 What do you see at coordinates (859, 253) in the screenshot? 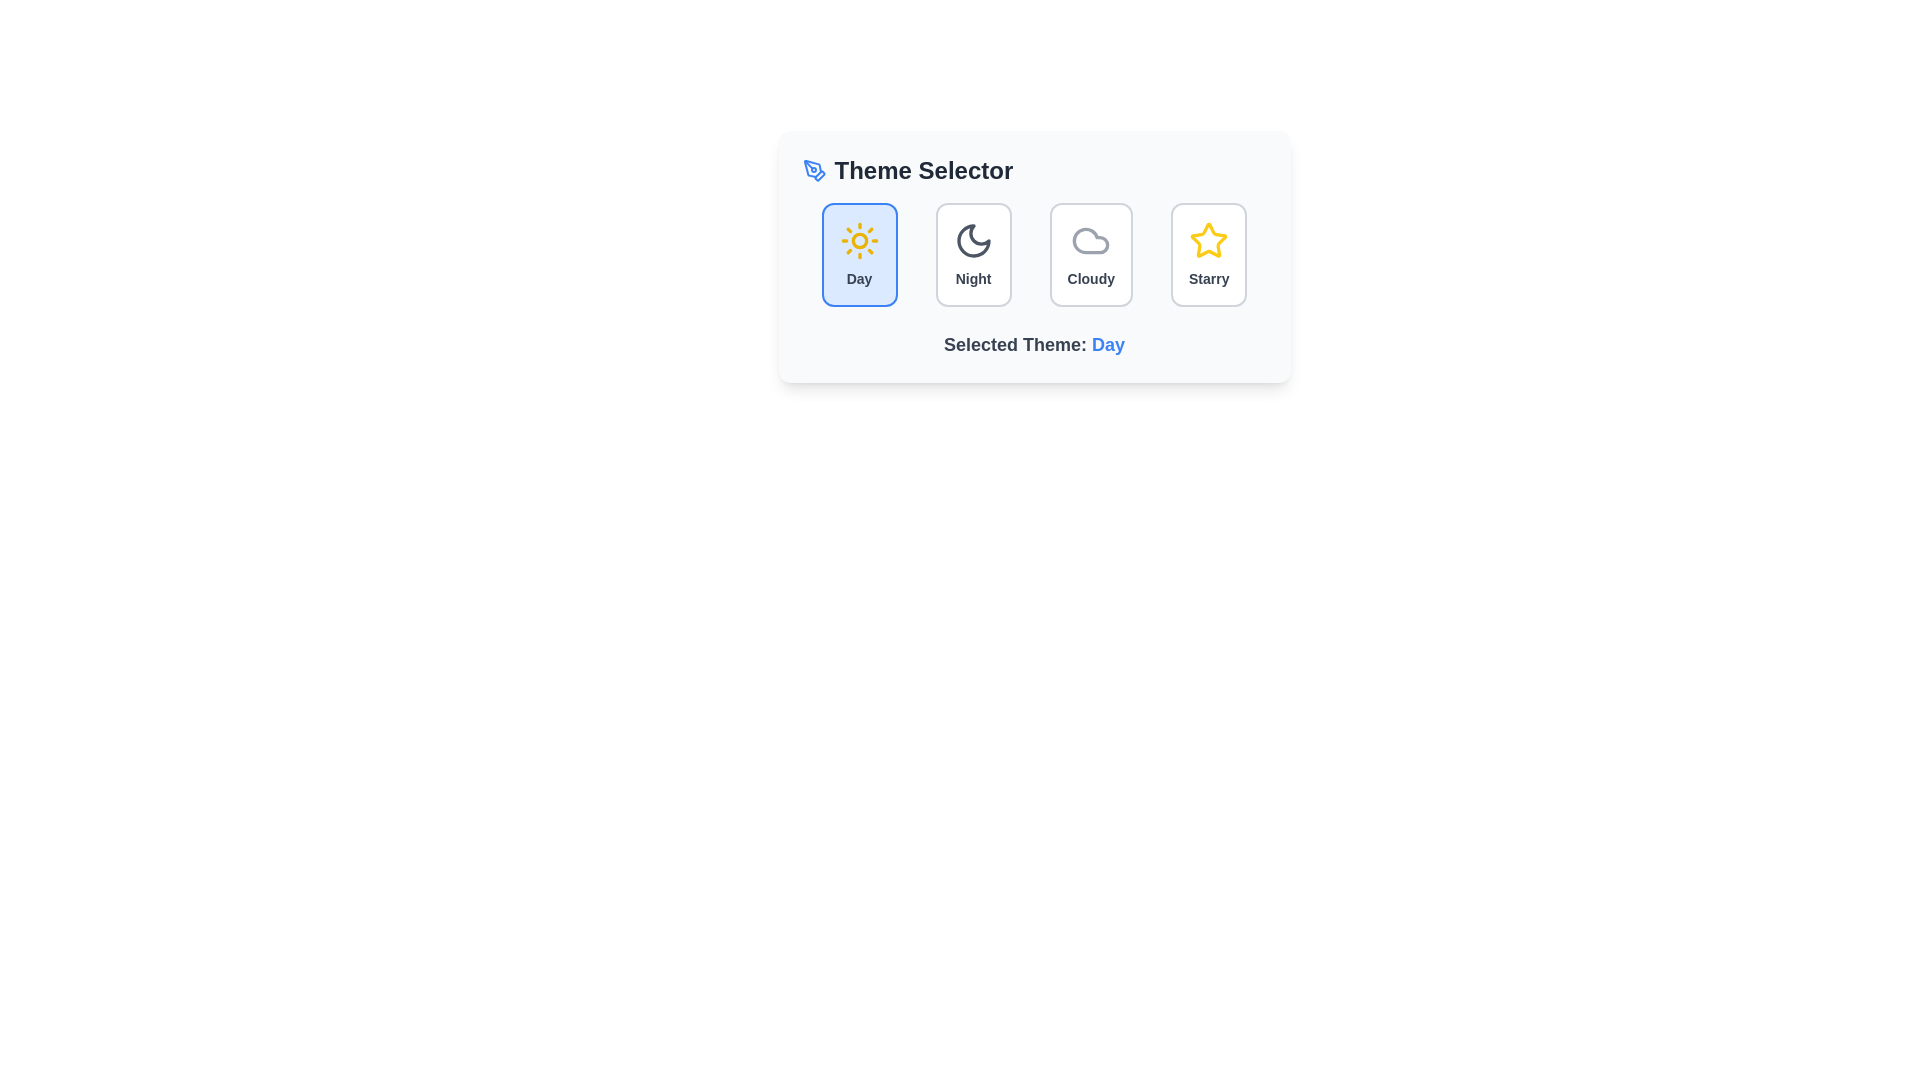
I see `the first Selection card in the 'Theme Selector' section which has a soft blue background and a sun icon` at bounding box center [859, 253].